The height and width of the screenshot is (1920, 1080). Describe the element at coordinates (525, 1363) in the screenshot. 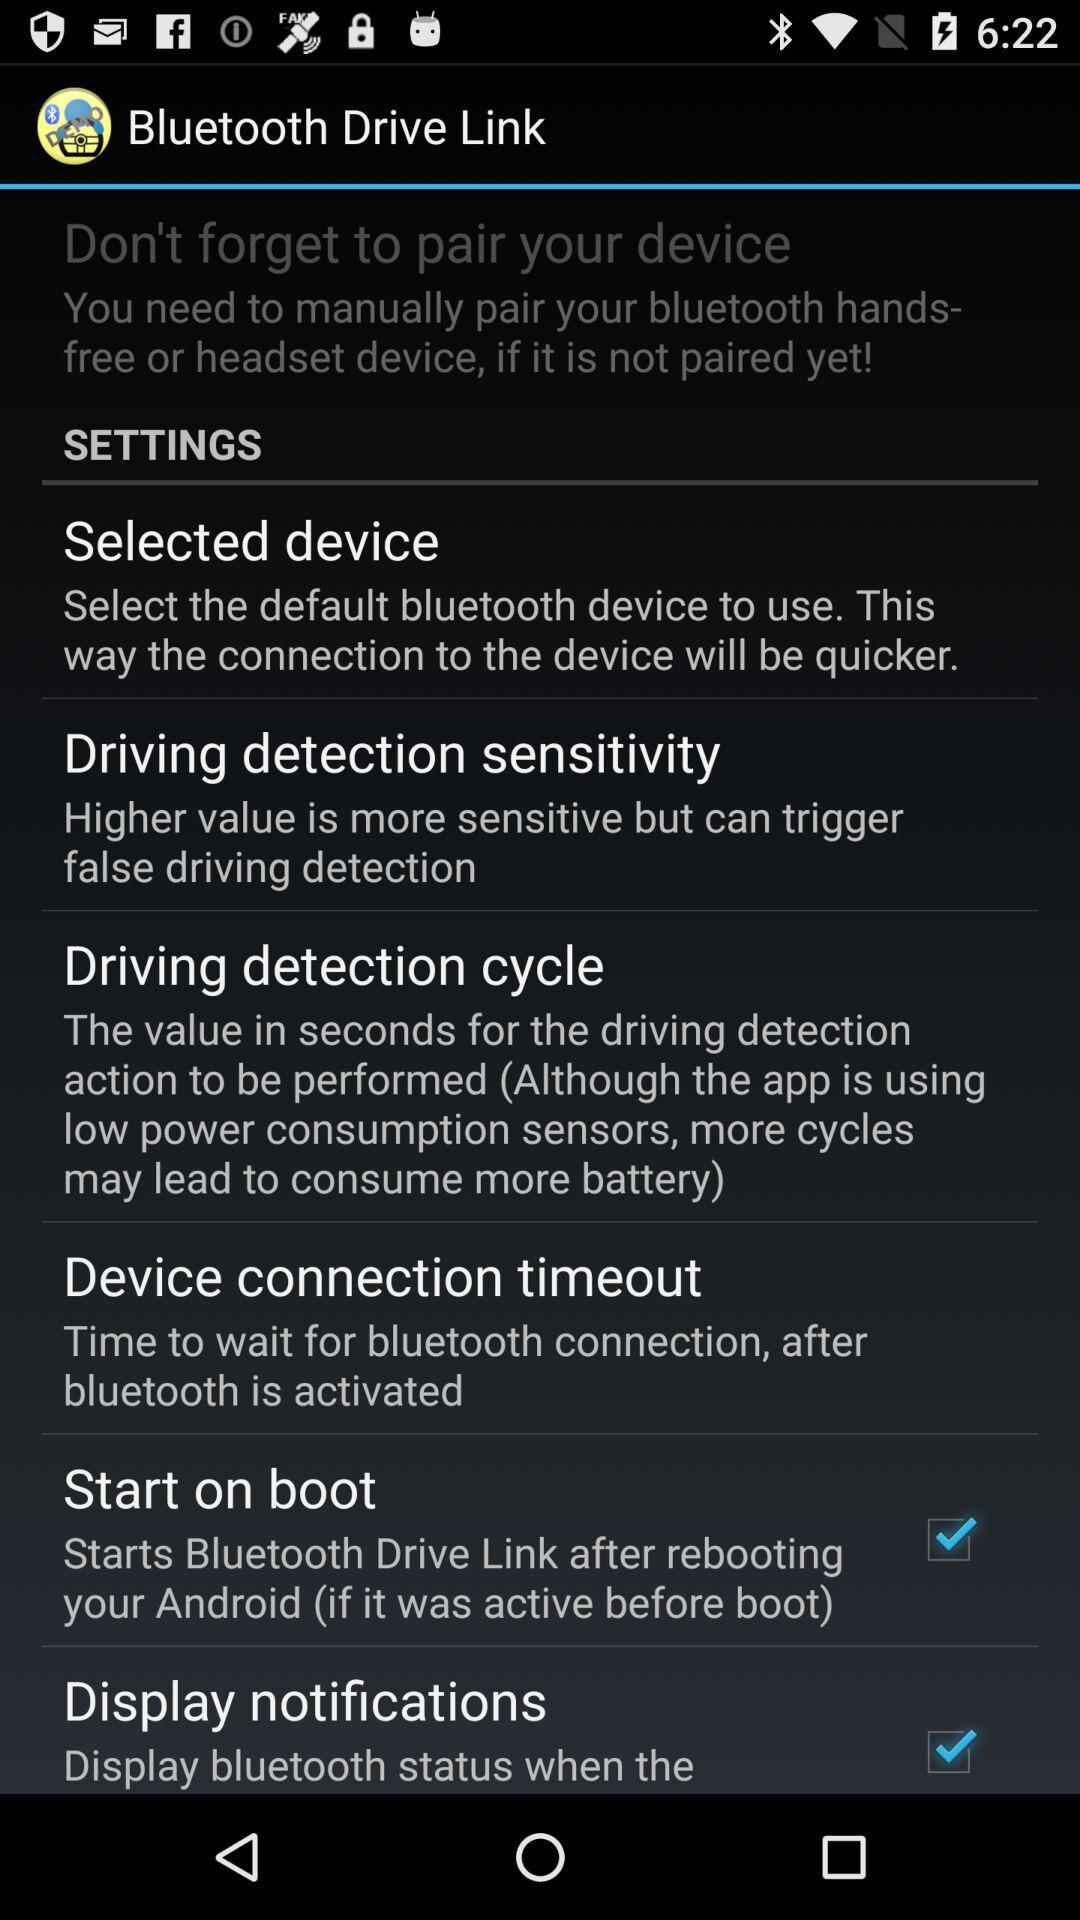

I see `time to wait item` at that location.